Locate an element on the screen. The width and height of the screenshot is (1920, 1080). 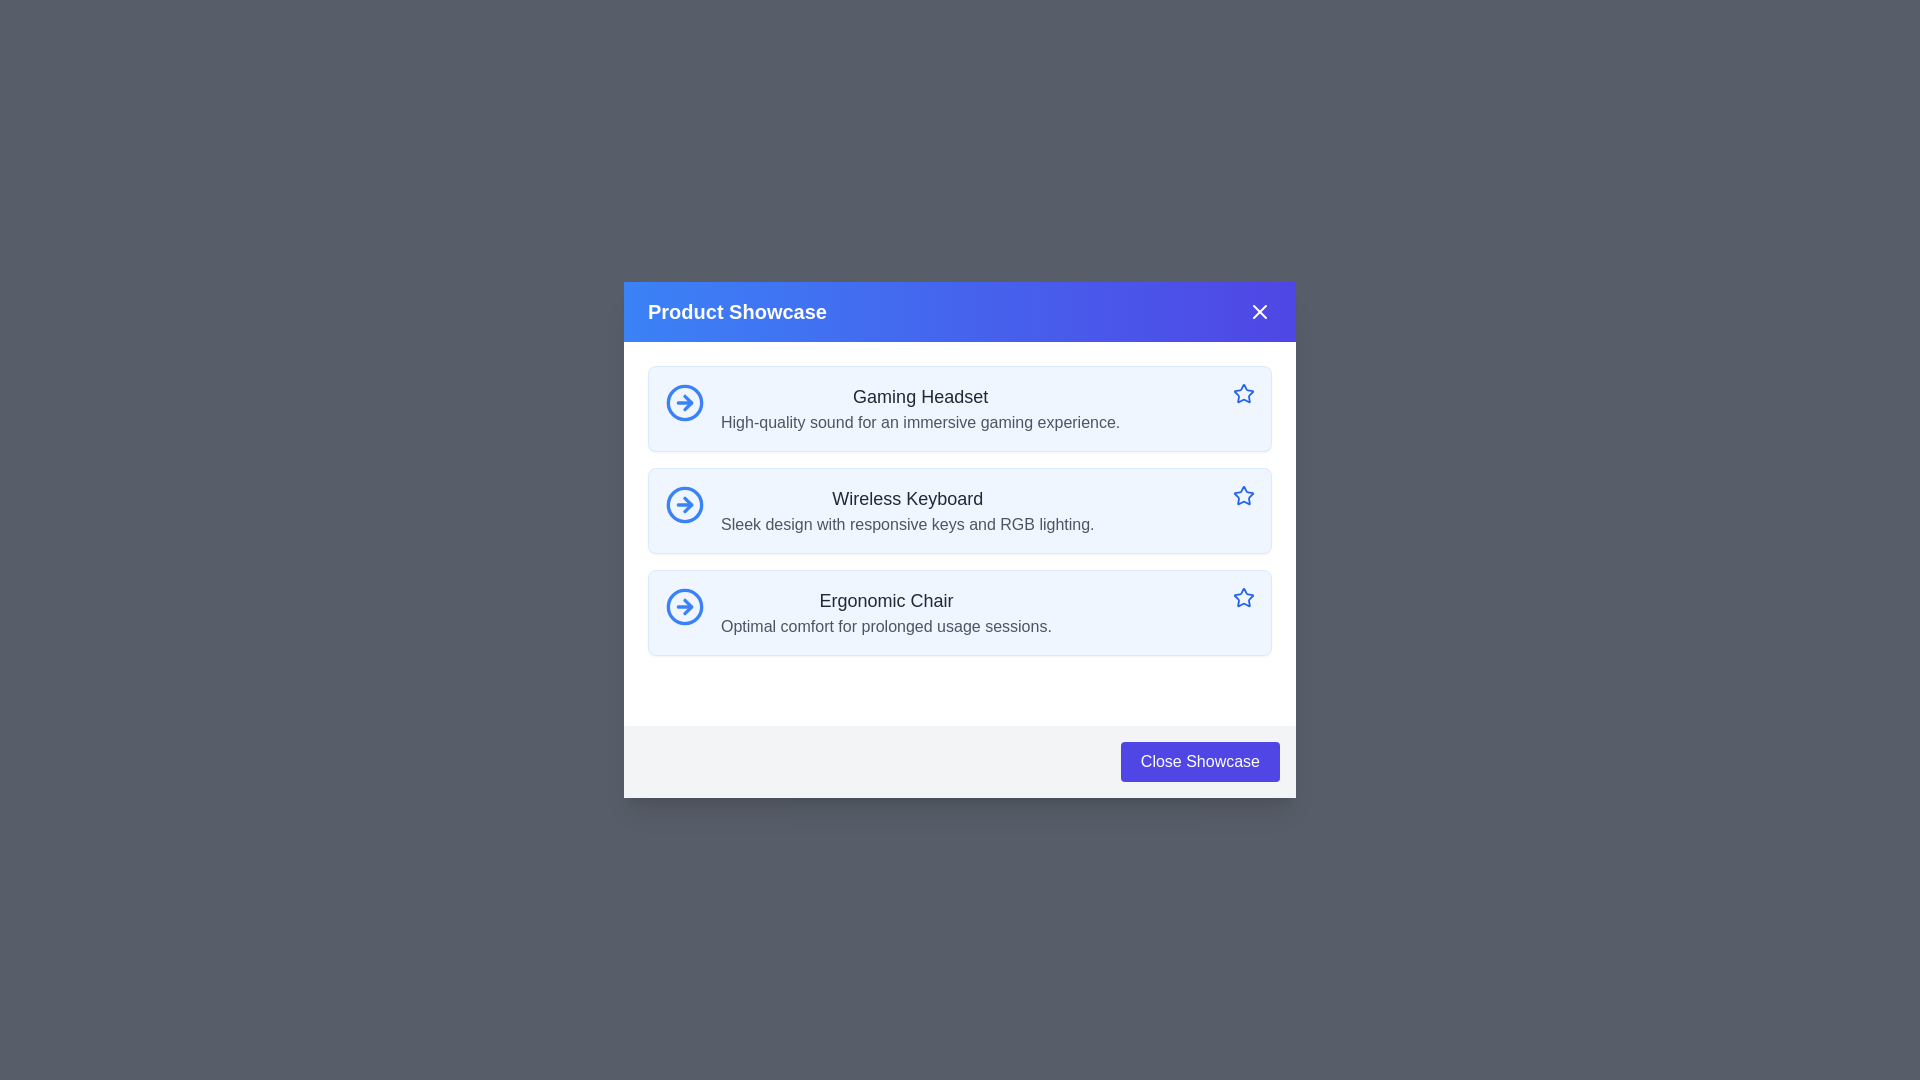
the 'Wireless Keyboard' list item is located at coordinates (960, 509).